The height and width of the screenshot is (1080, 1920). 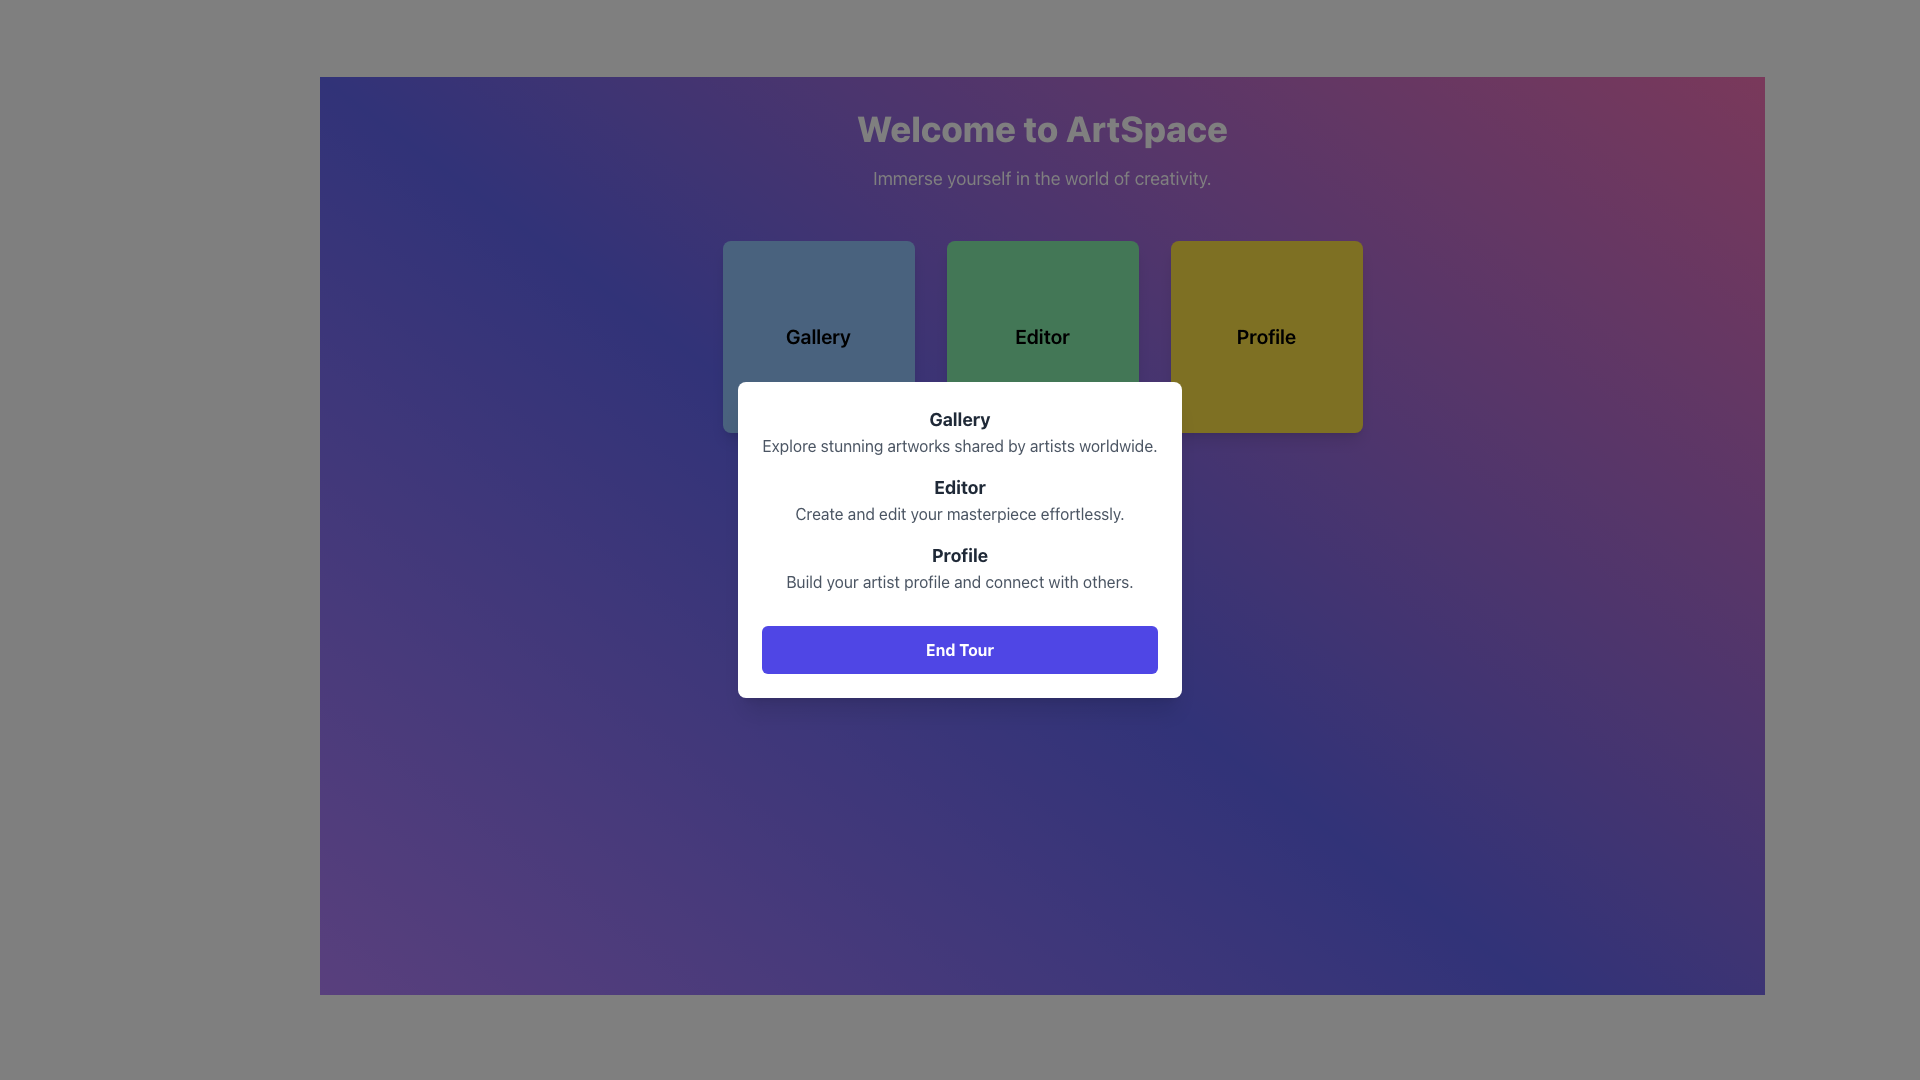 I want to click on the green square-shaped button labeled 'Editor' located in the center of three horizontally-aligned buttons, so click(x=1041, y=335).